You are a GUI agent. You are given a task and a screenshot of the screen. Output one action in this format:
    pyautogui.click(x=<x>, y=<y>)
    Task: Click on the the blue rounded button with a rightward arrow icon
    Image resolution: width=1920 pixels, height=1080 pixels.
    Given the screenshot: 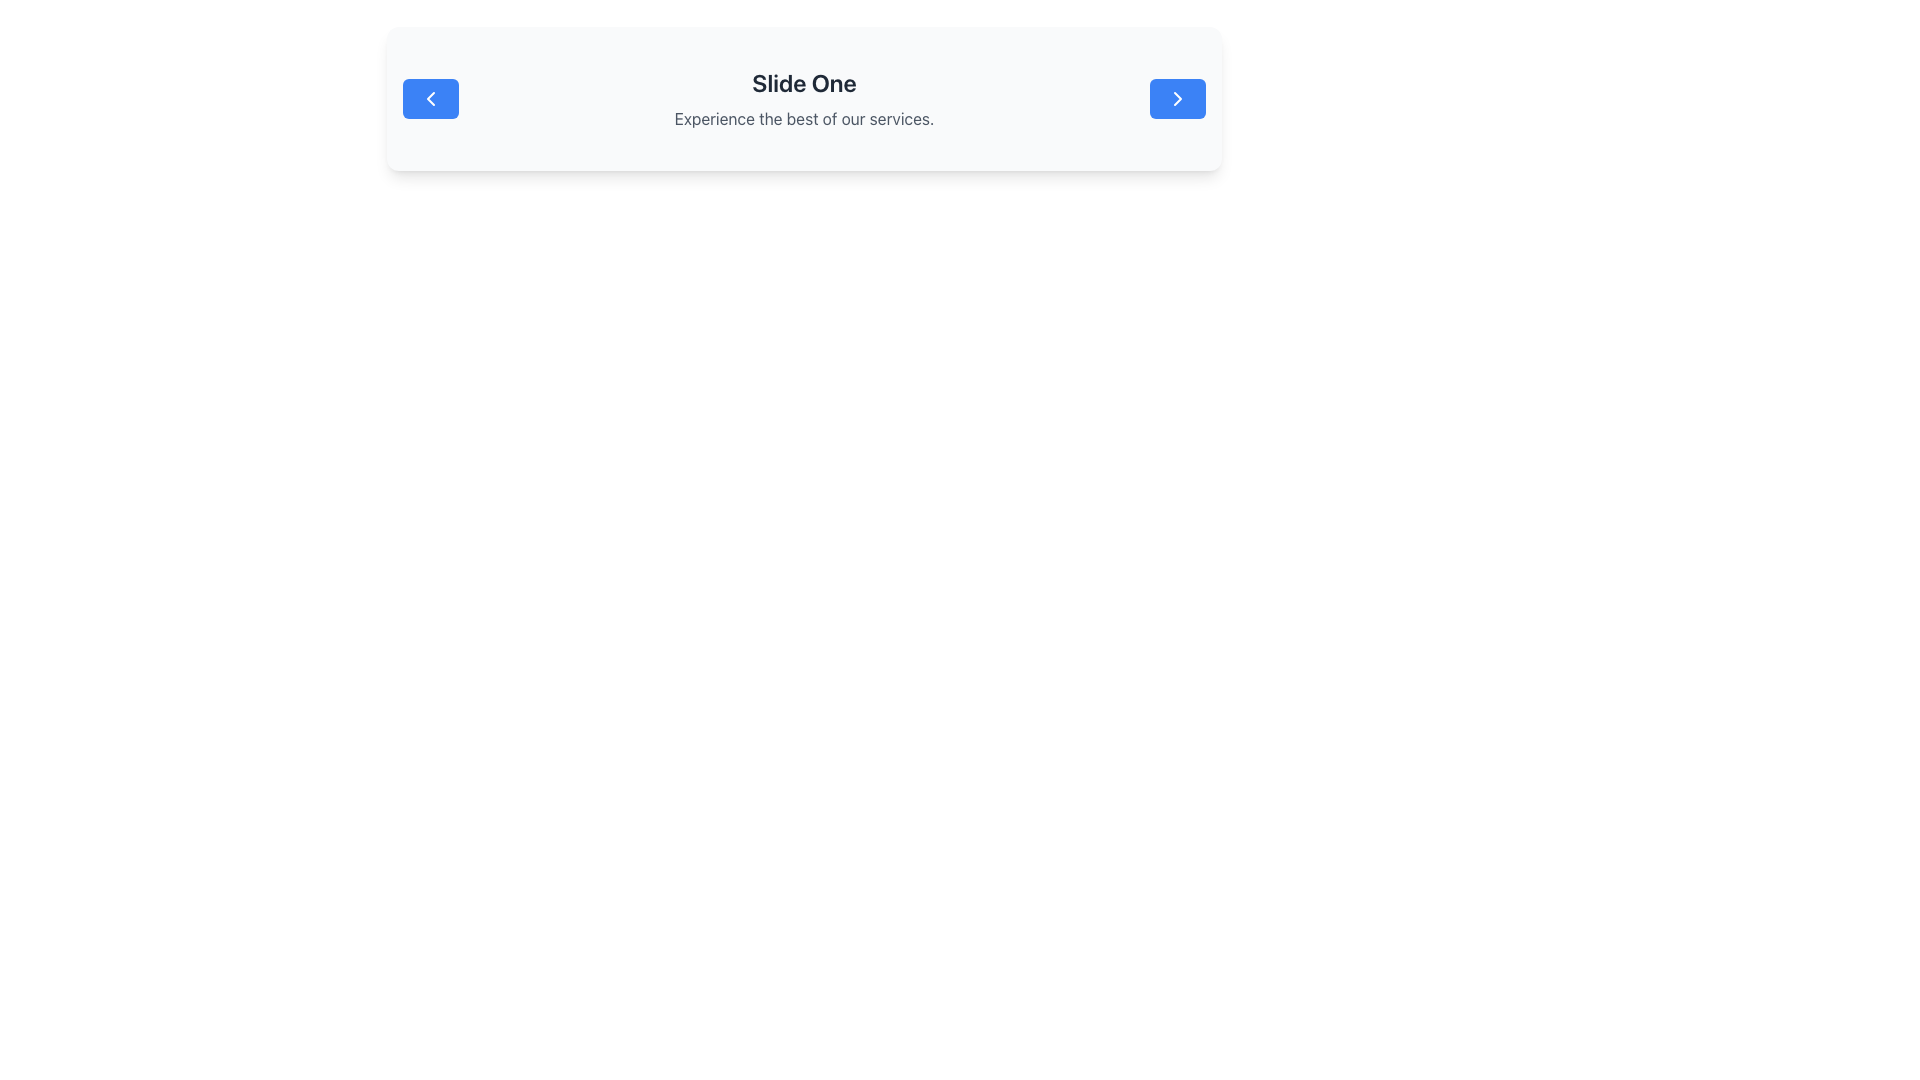 What is the action you would take?
    pyautogui.click(x=1177, y=99)
    